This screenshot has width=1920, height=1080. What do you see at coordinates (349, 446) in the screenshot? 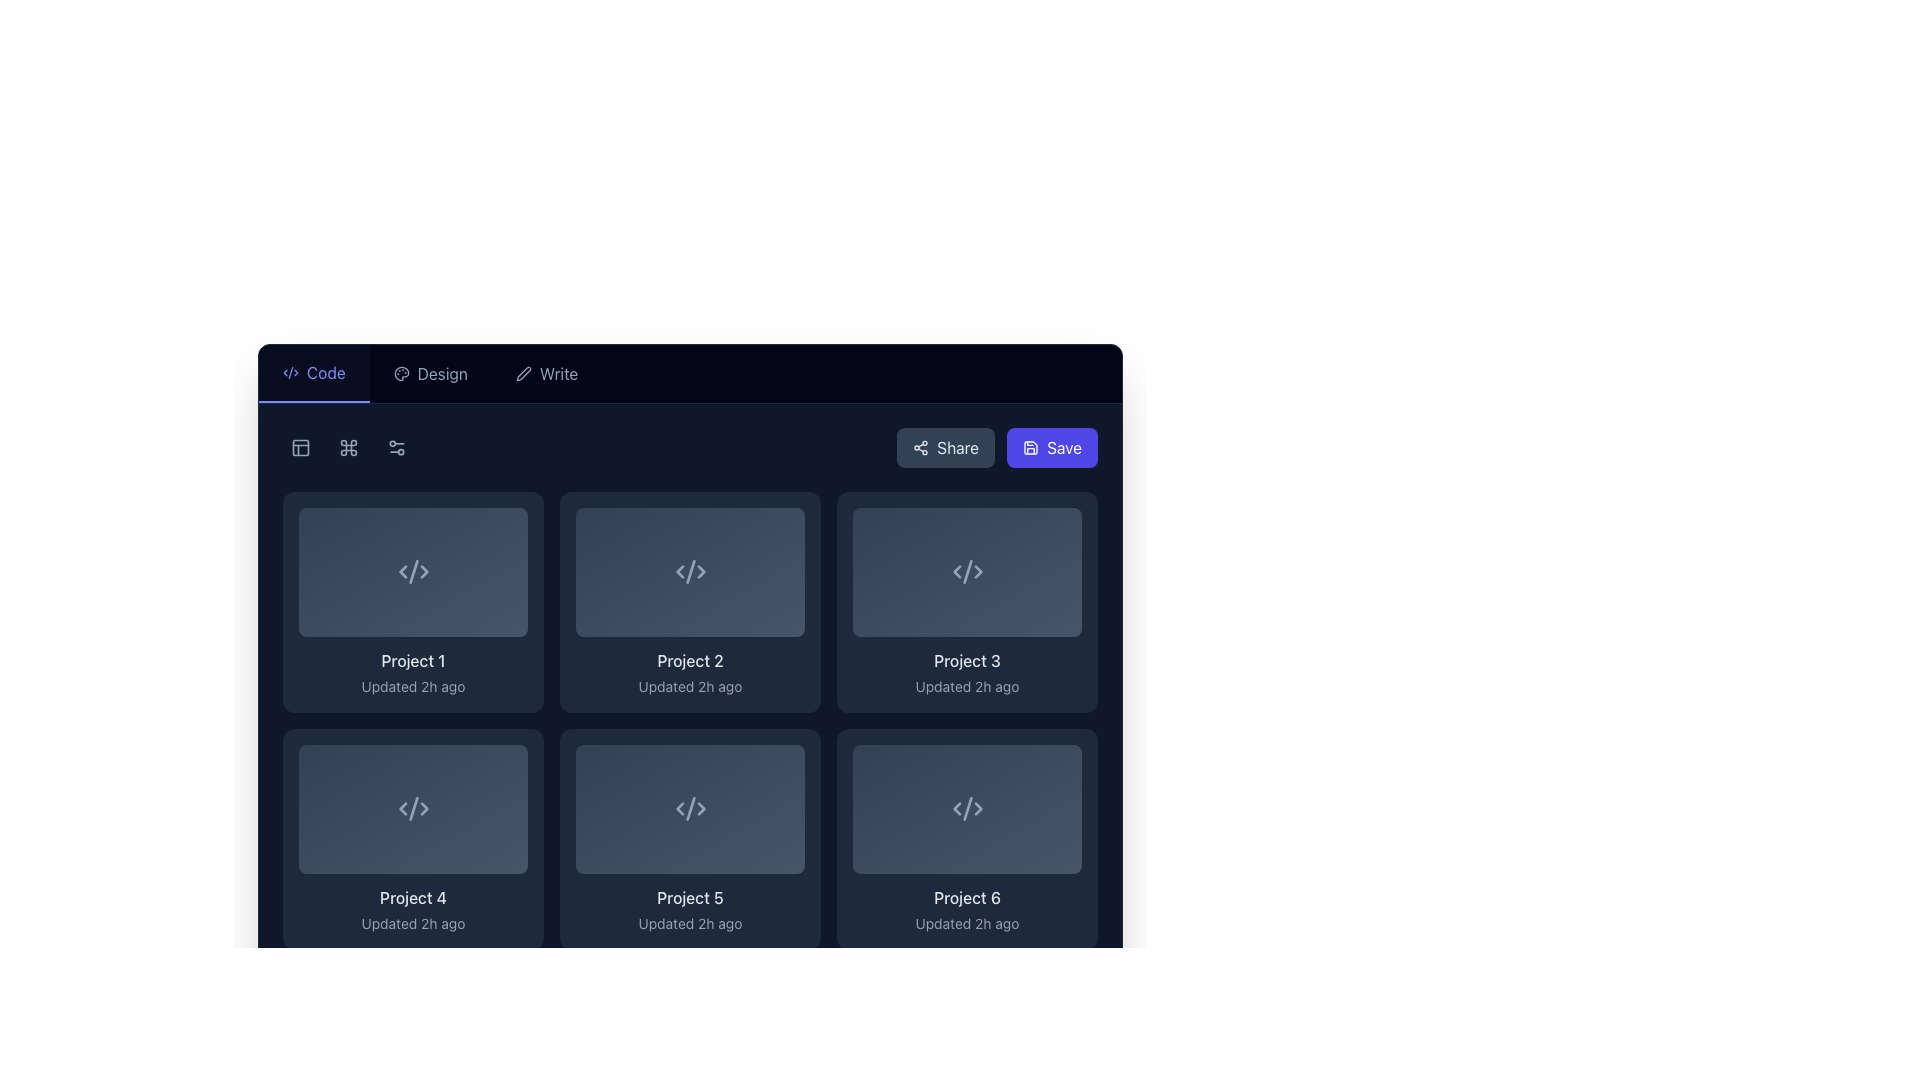
I see `the second button in the top-left section of the interface` at bounding box center [349, 446].